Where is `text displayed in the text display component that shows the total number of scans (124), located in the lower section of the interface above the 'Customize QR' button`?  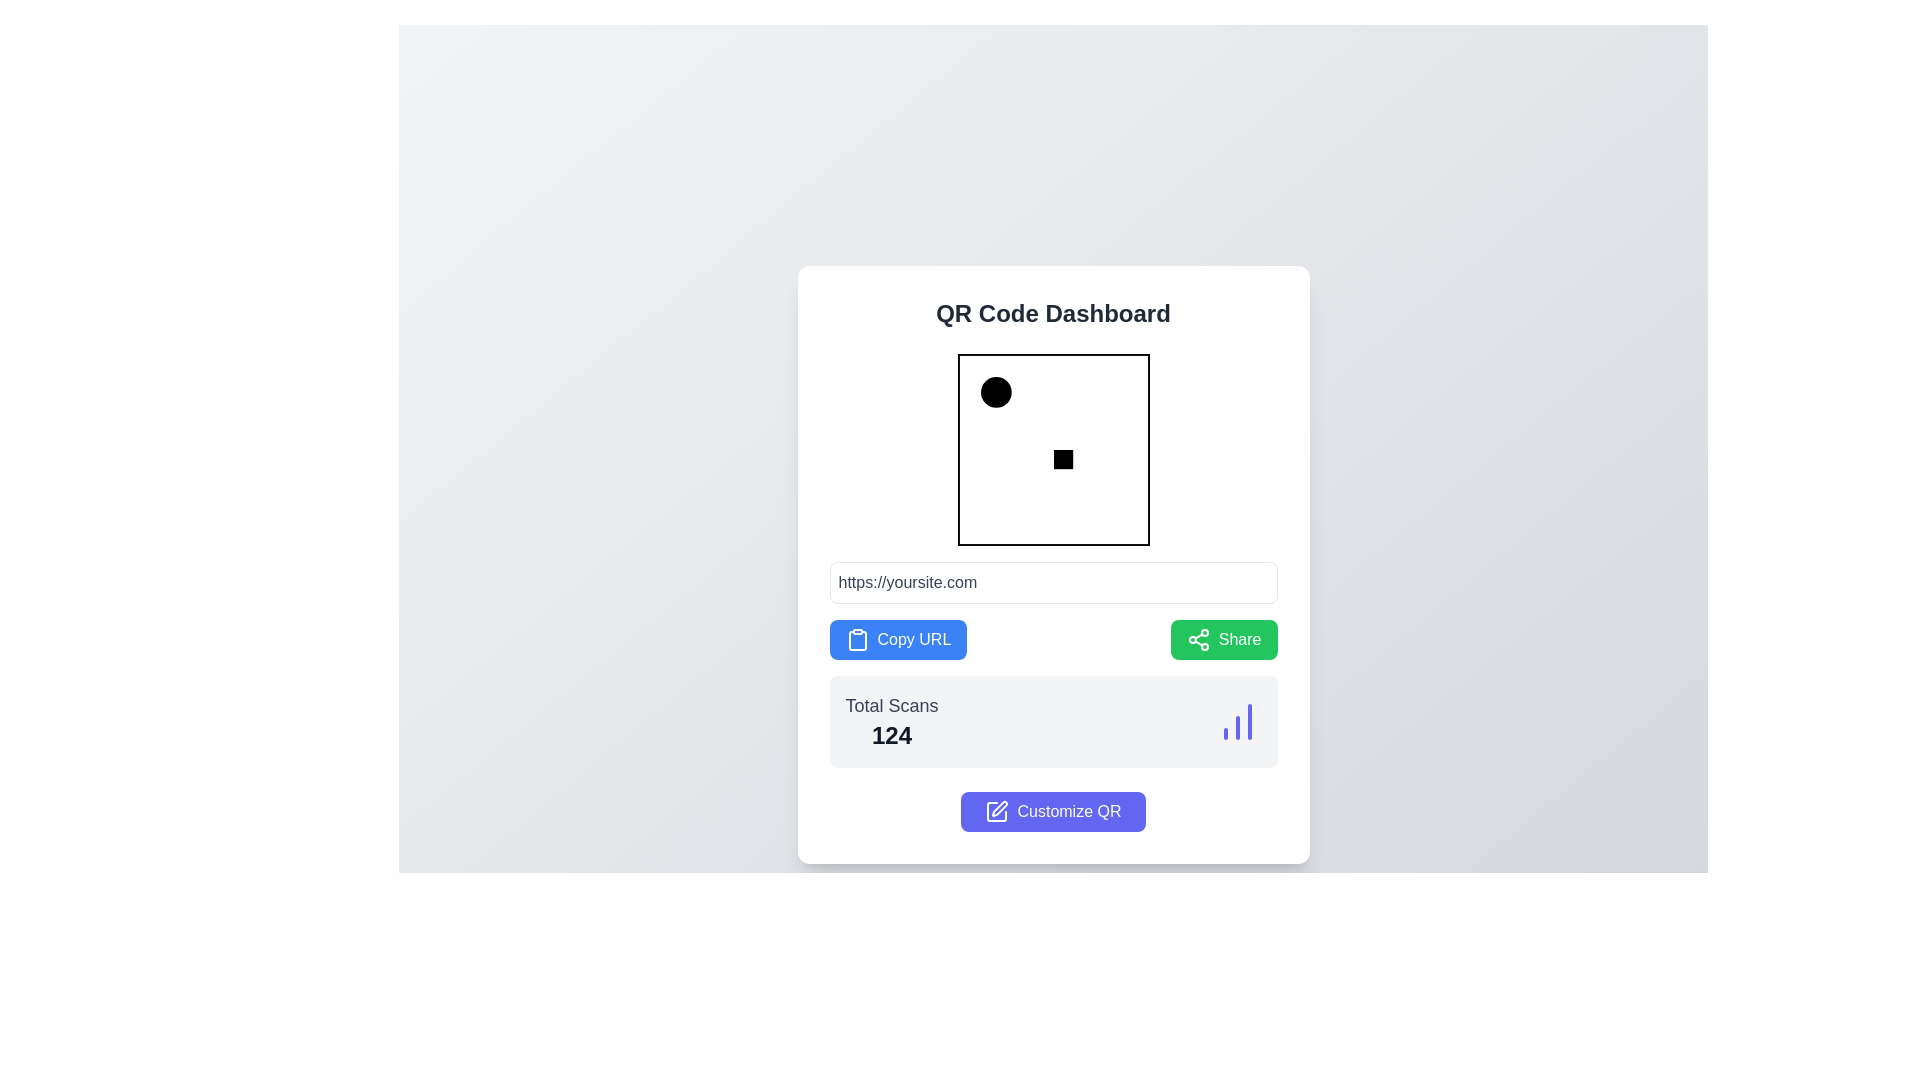 text displayed in the text display component that shows the total number of scans (124), located in the lower section of the interface above the 'Customize QR' button is located at coordinates (891, 721).